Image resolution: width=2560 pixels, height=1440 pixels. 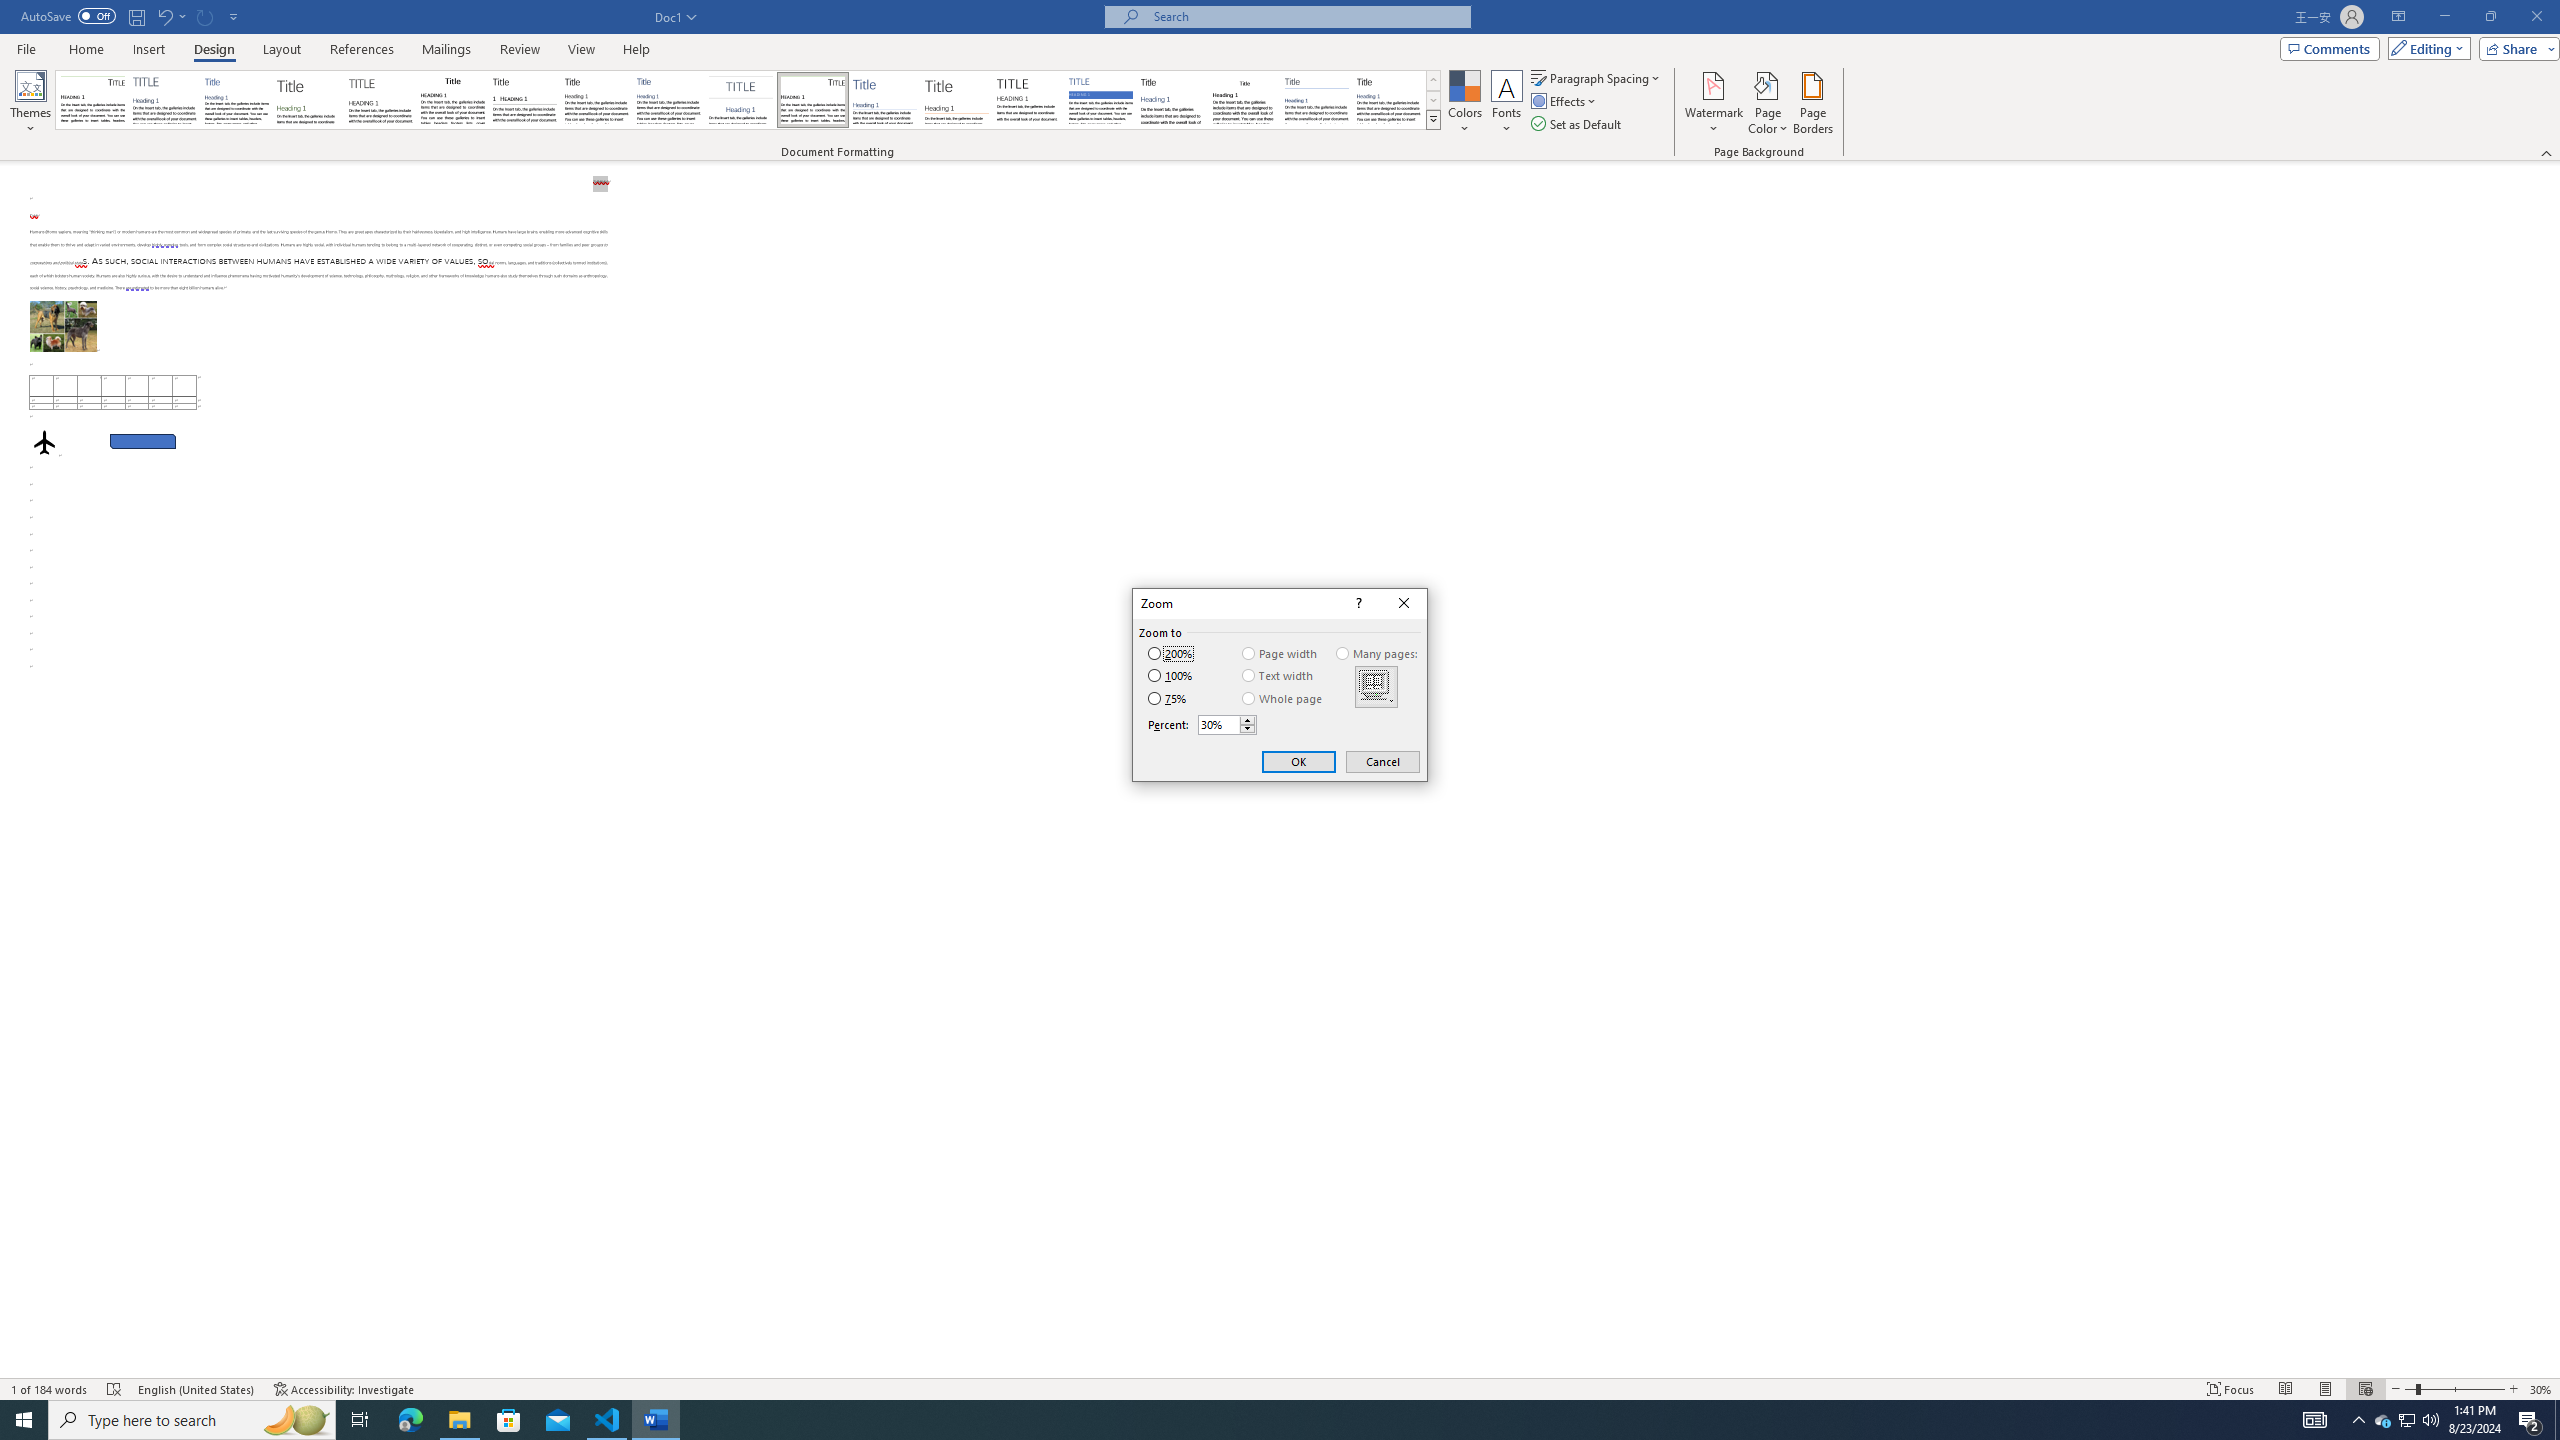 What do you see at coordinates (142, 440) in the screenshot?
I see `'Rectangle: Diagonal Corners Snipped 2'` at bounding box center [142, 440].